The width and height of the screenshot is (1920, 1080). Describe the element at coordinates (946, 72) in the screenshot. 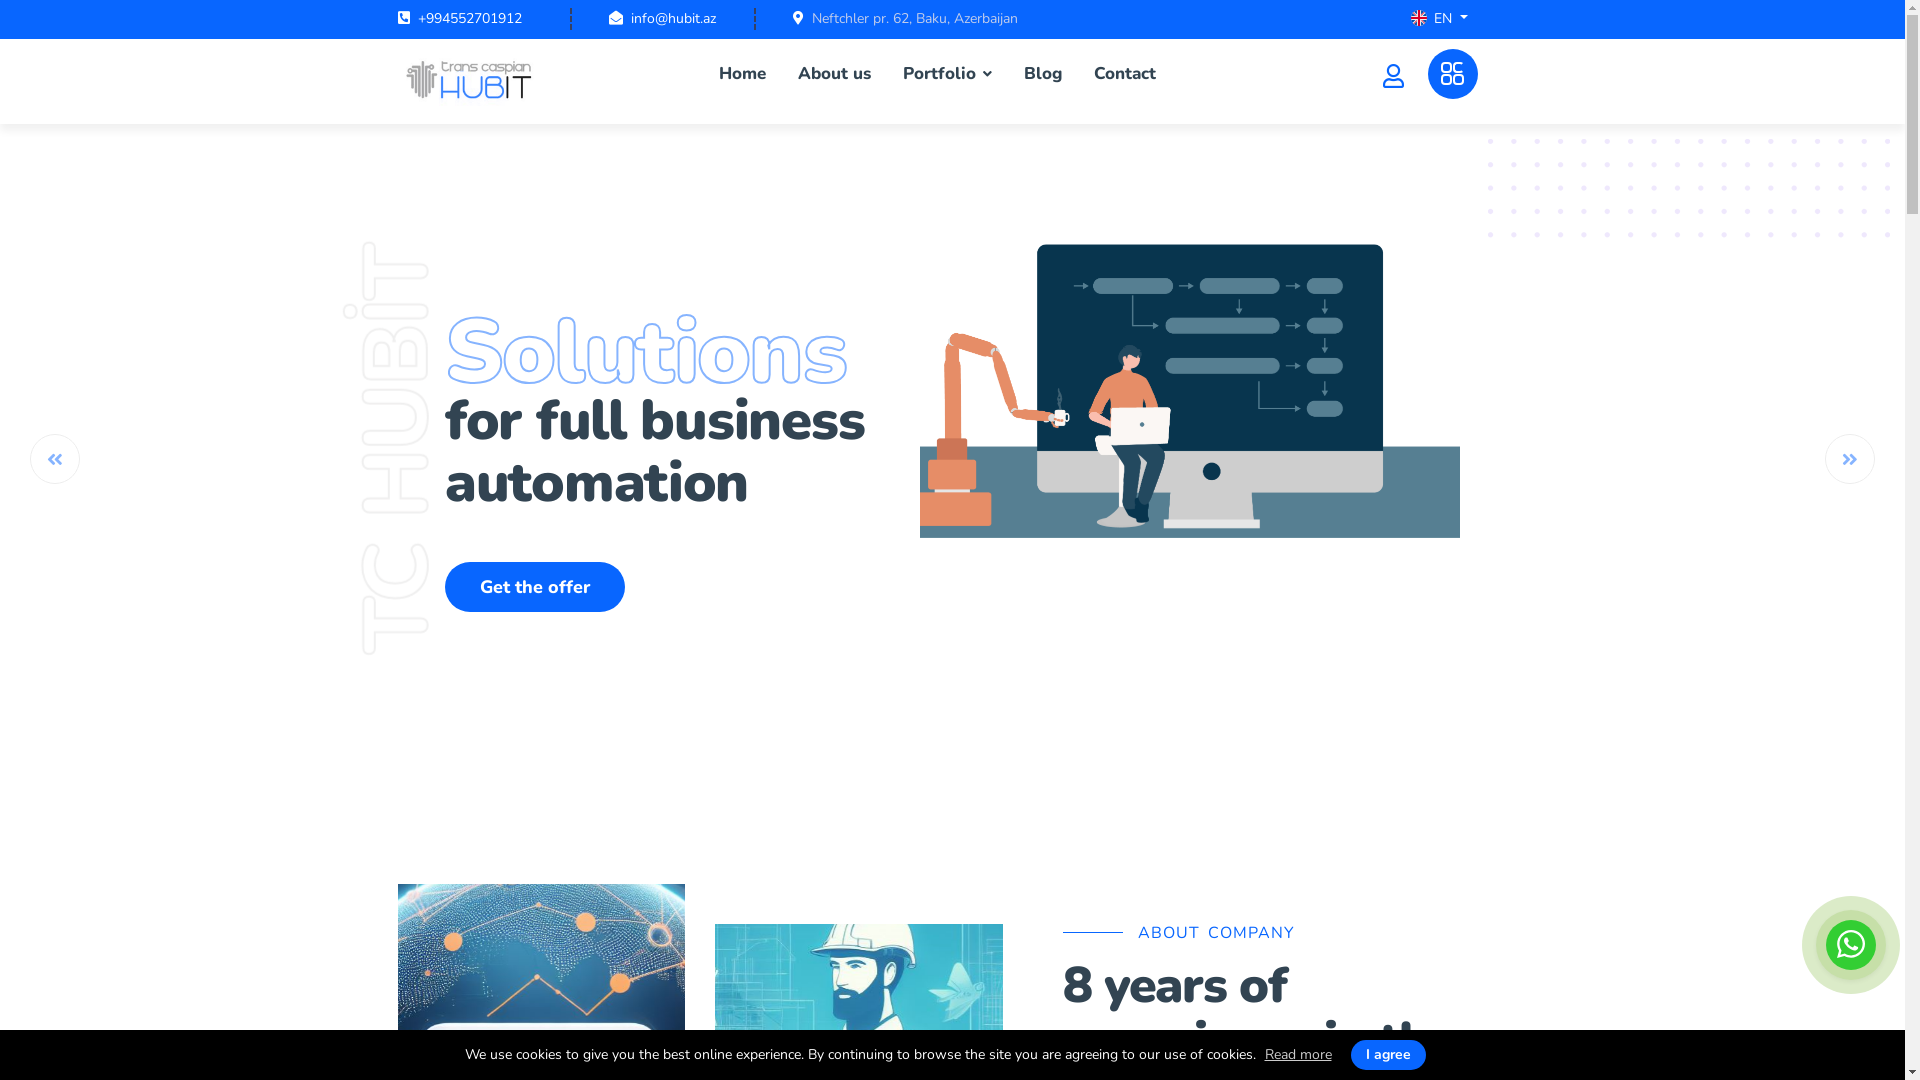

I see `'Portfolio'` at that location.